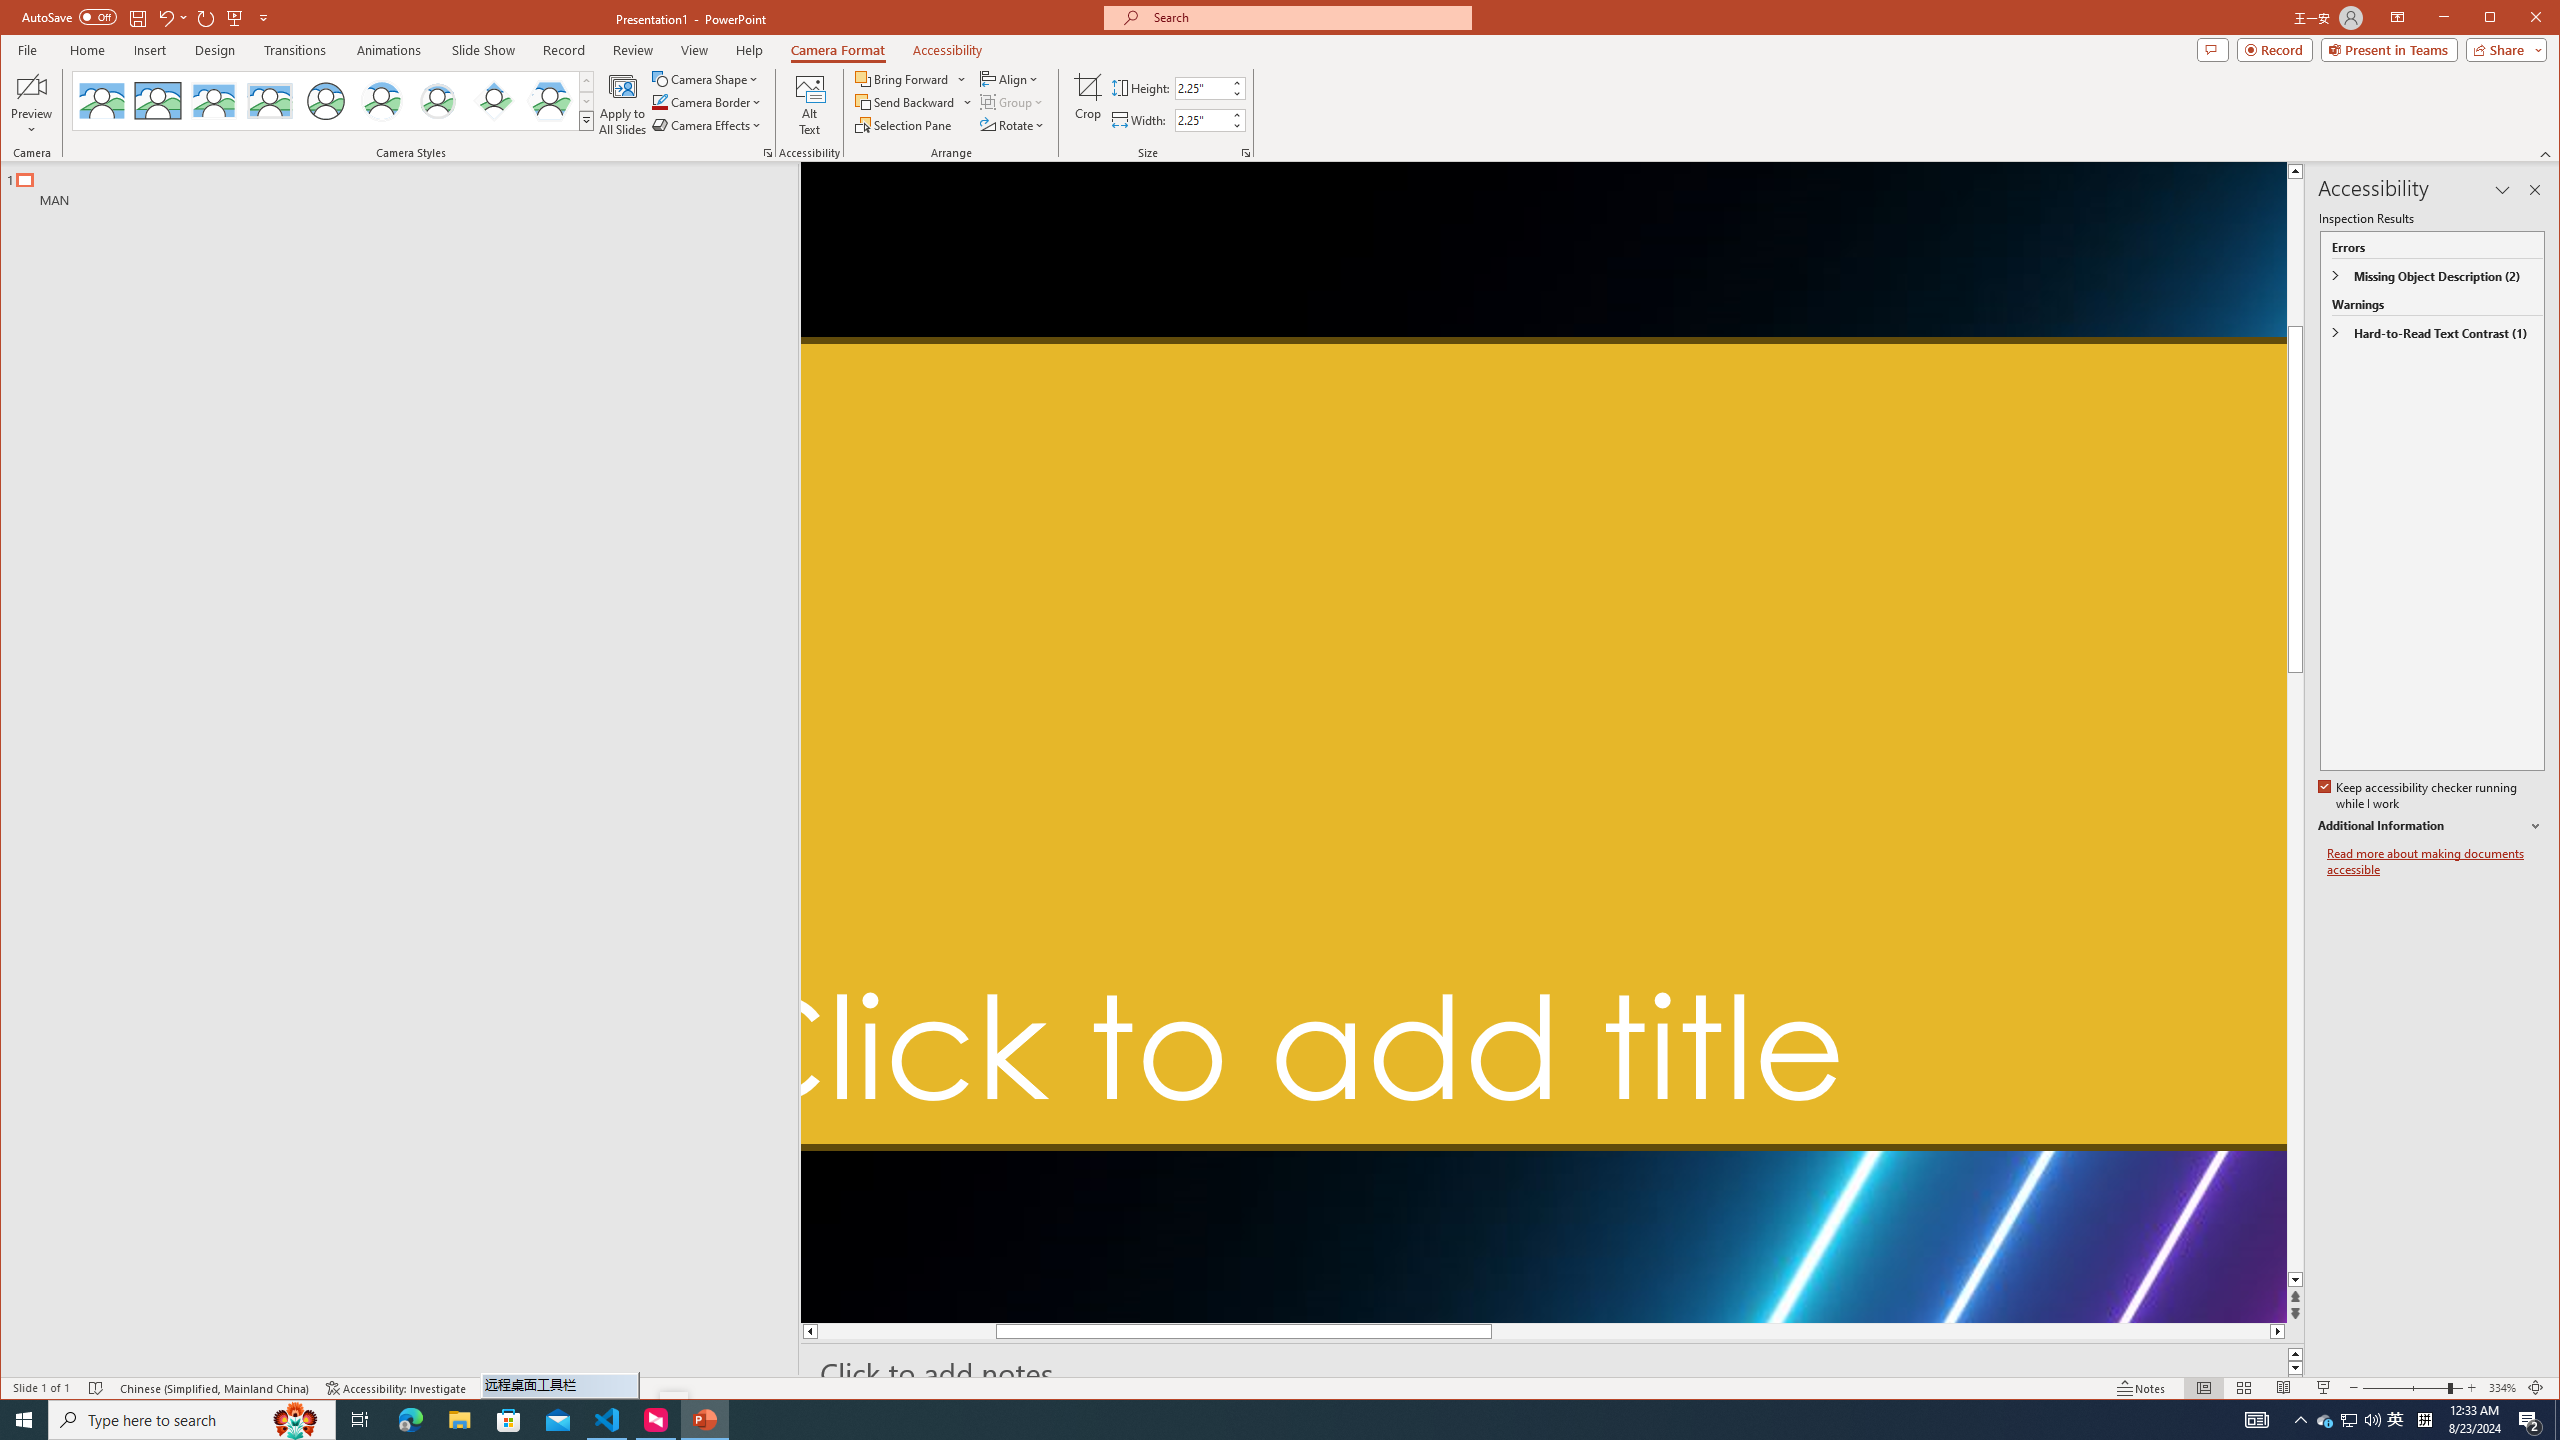 The image size is (2560, 1440). I want to click on 'Simple Frame Rectangle', so click(158, 100).